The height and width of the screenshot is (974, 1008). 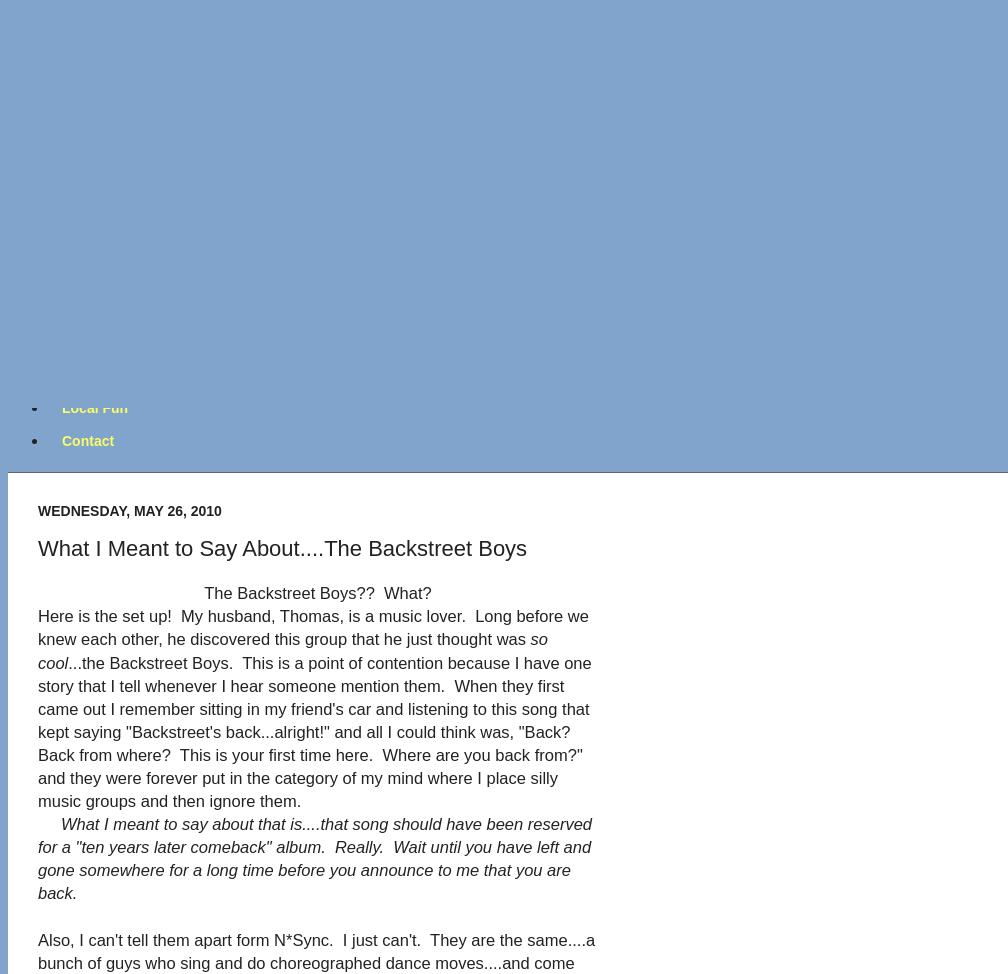 I want to click on 'so cool', so click(x=293, y=650).